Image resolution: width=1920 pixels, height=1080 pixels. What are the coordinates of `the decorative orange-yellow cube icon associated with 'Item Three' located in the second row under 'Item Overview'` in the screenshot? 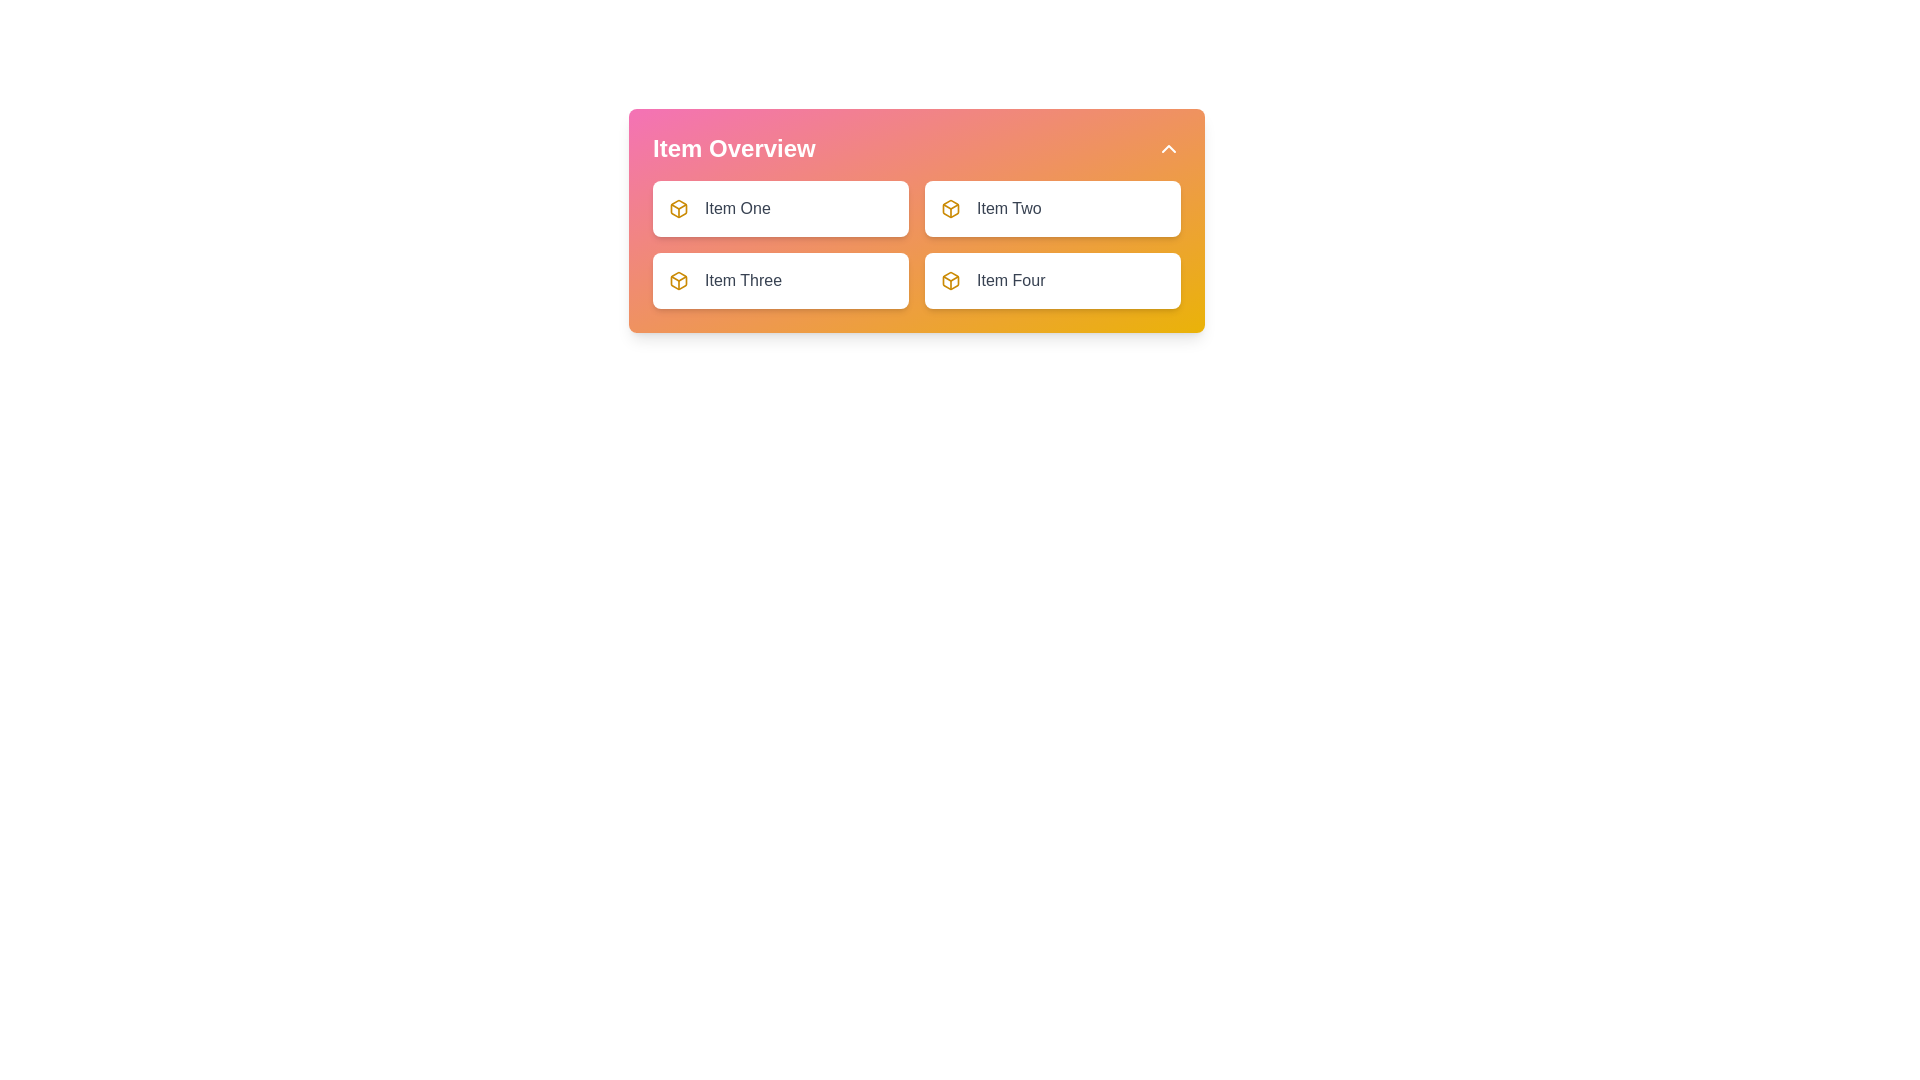 It's located at (678, 281).